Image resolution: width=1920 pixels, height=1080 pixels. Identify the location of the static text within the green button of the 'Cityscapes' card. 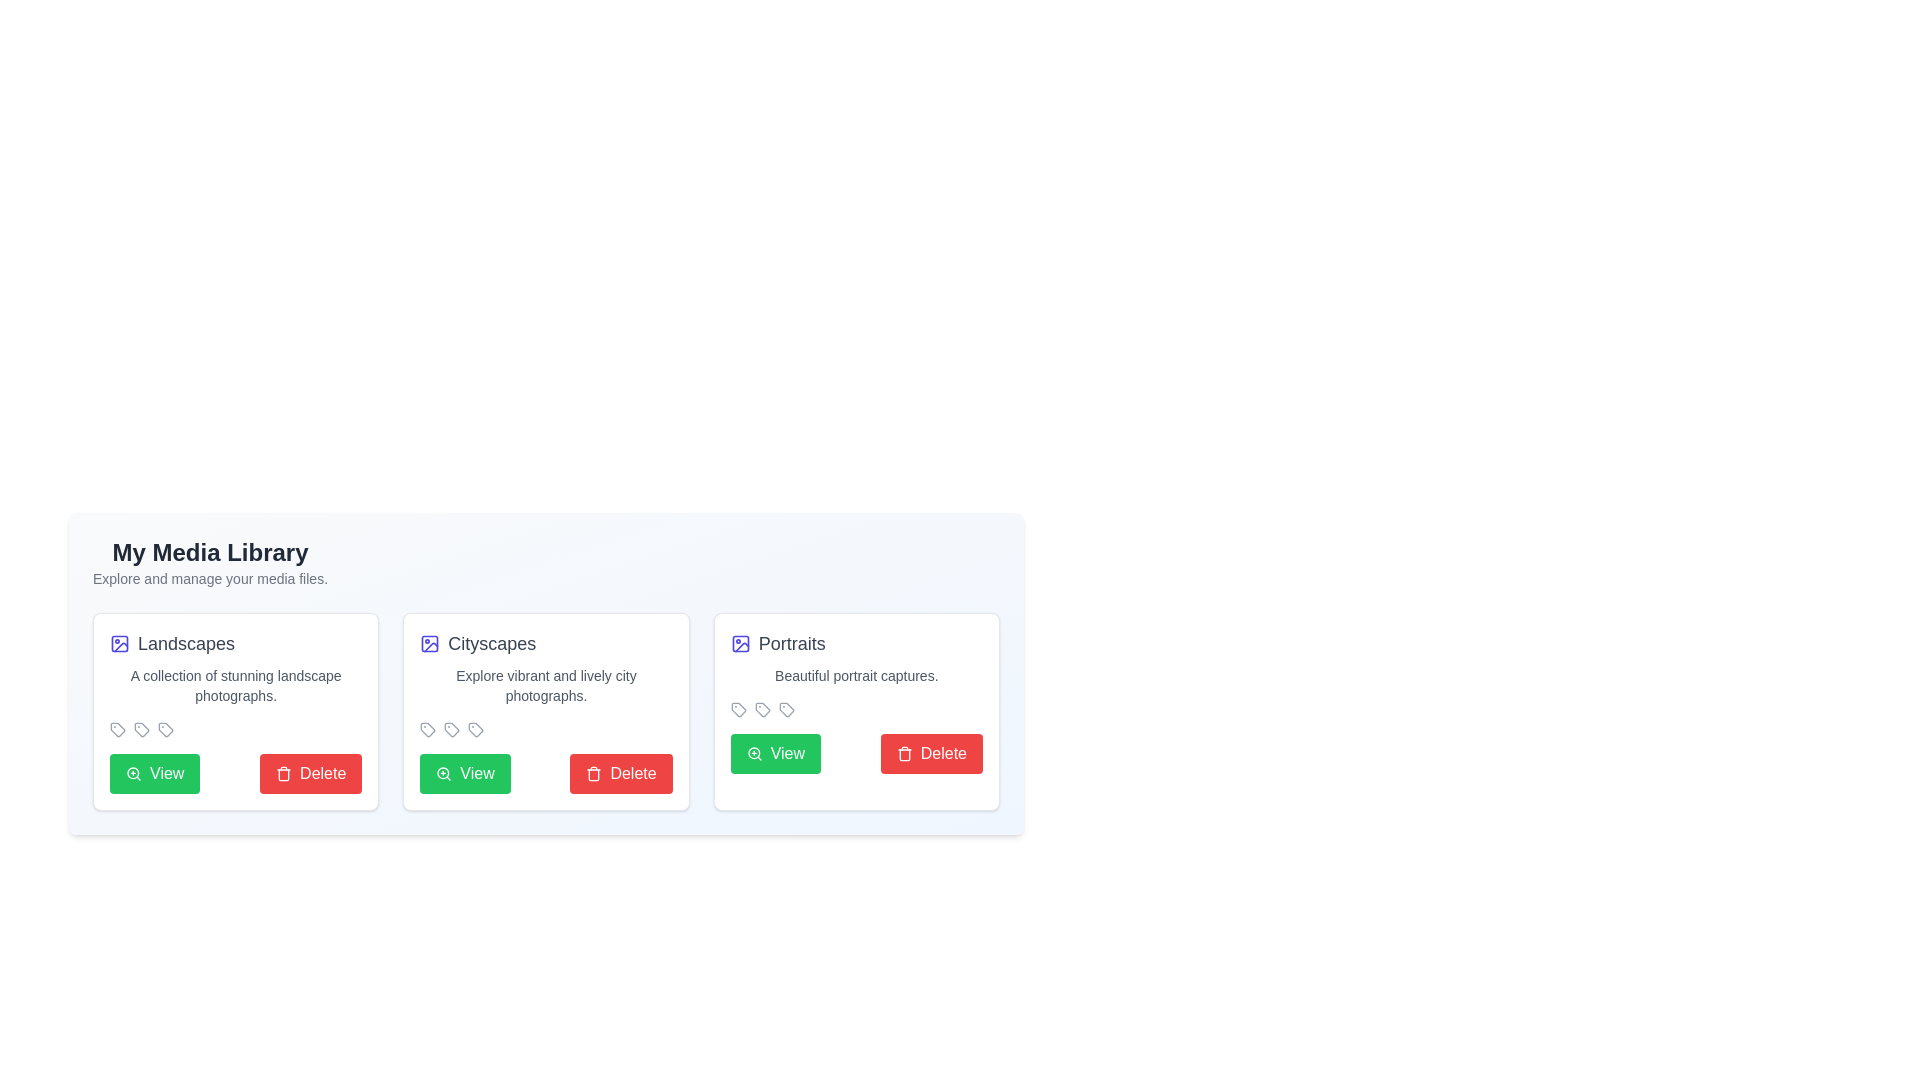
(476, 773).